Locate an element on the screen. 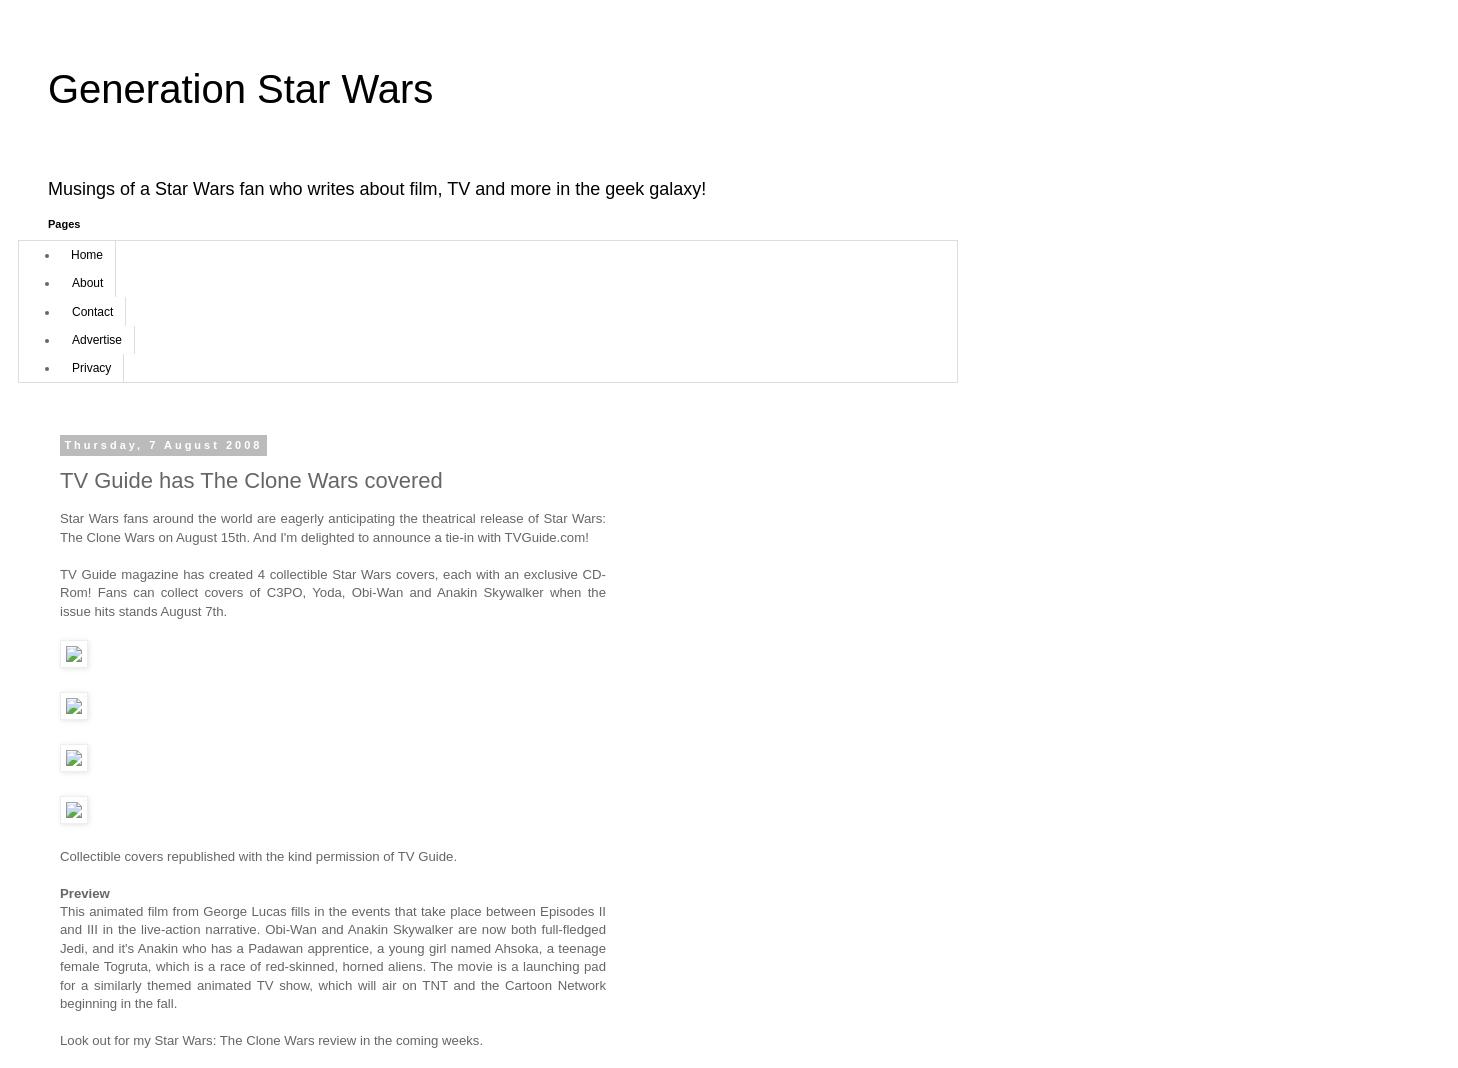  'TV Guide has The Clone Wars covered' is located at coordinates (250, 480).